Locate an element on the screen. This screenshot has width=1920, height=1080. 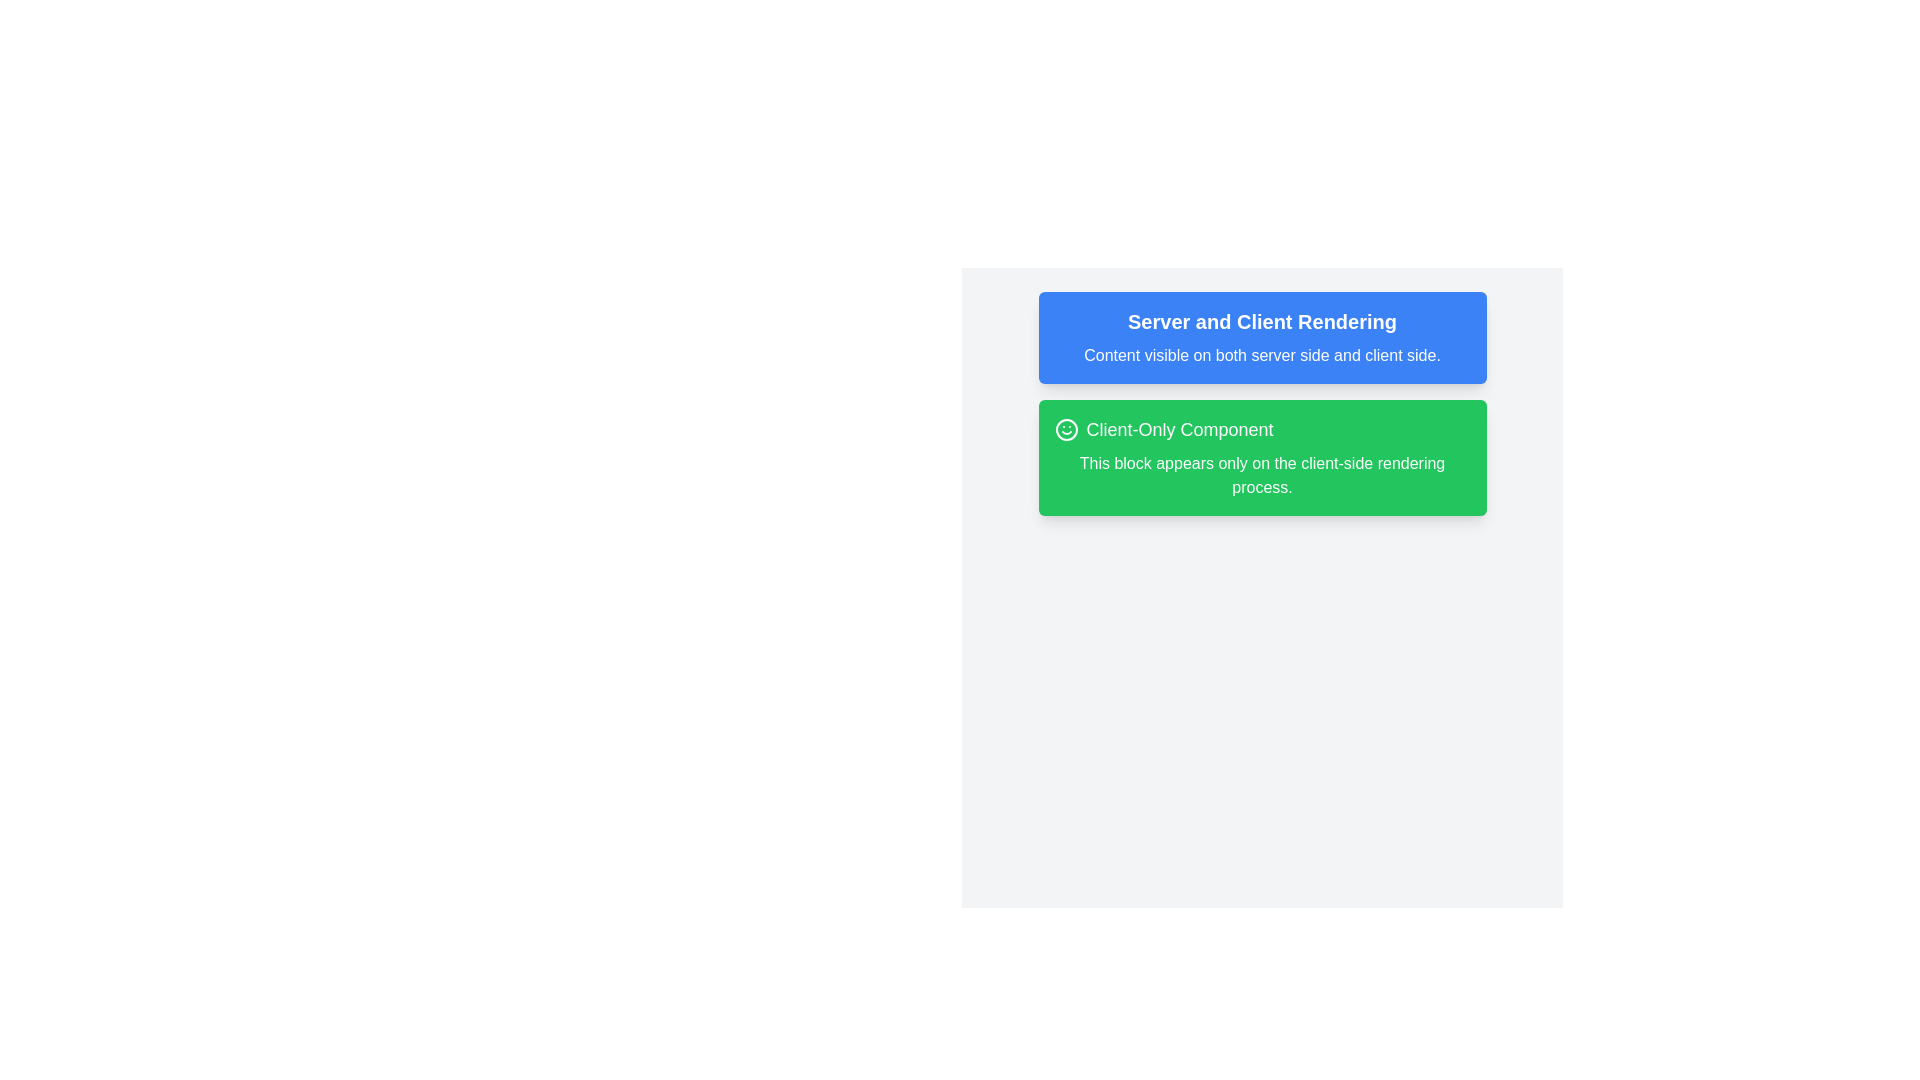
information displayed in the non-interactive informational block located beneath the 'Server and Client Rendering' block, which indicates that its content is exclusive to the client-side rendering process is located at coordinates (1261, 458).